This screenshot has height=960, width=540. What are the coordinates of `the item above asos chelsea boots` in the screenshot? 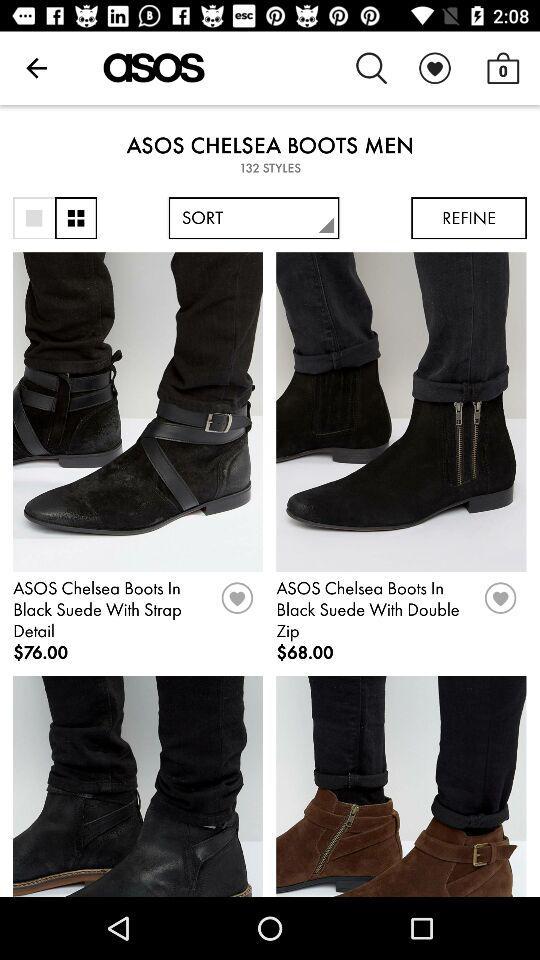 It's located at (434, 68).